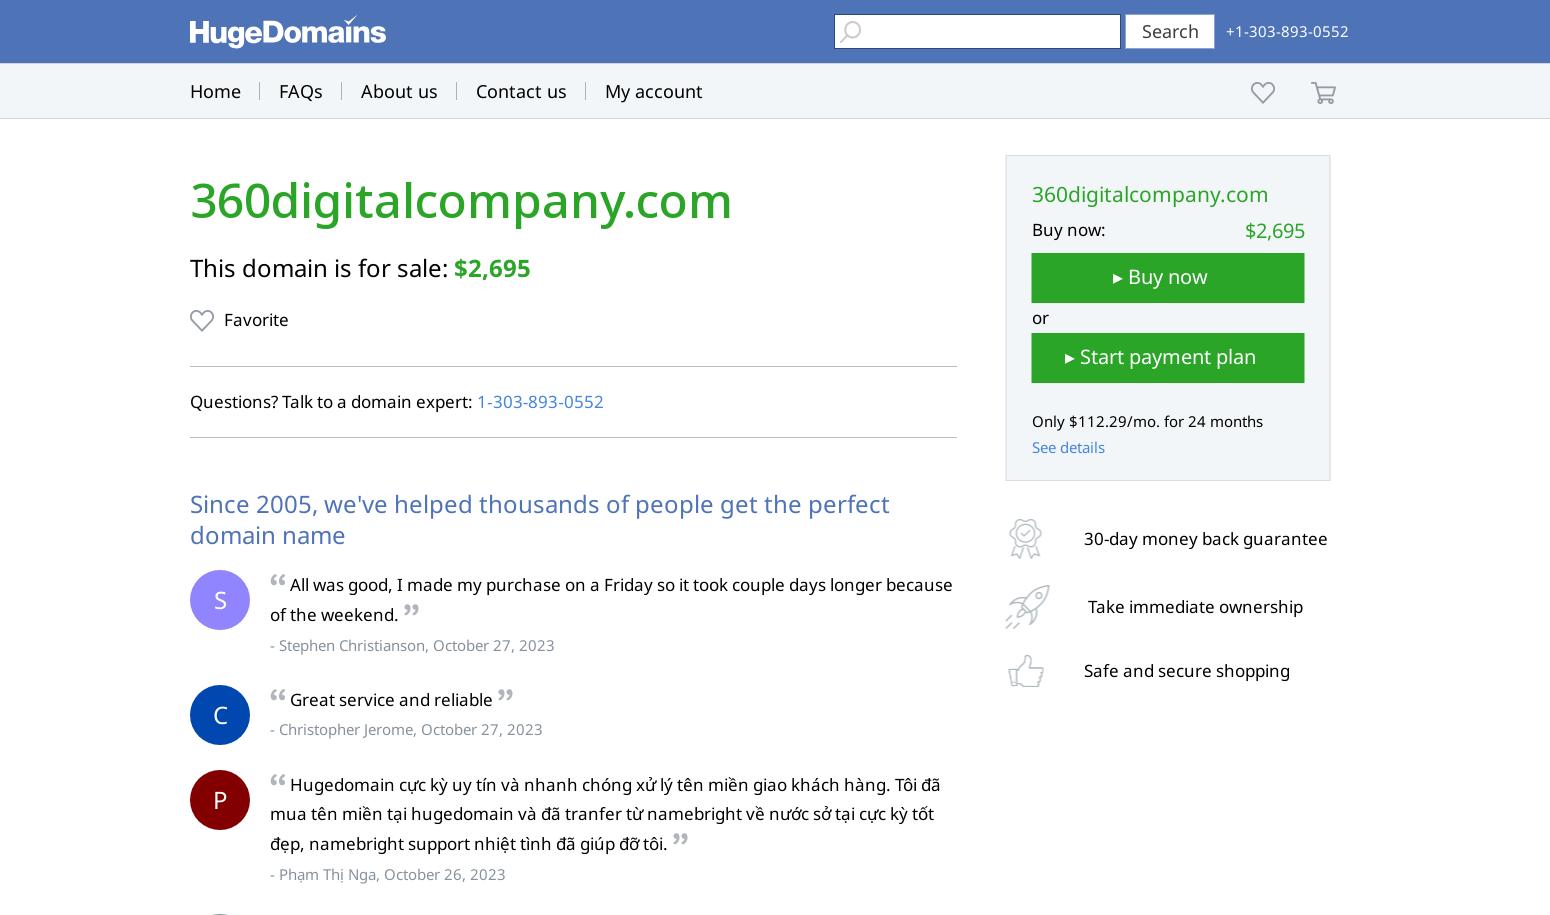  Describe the element at coordinates (218, 598) in the screenshot. I see `'S'` at that location.